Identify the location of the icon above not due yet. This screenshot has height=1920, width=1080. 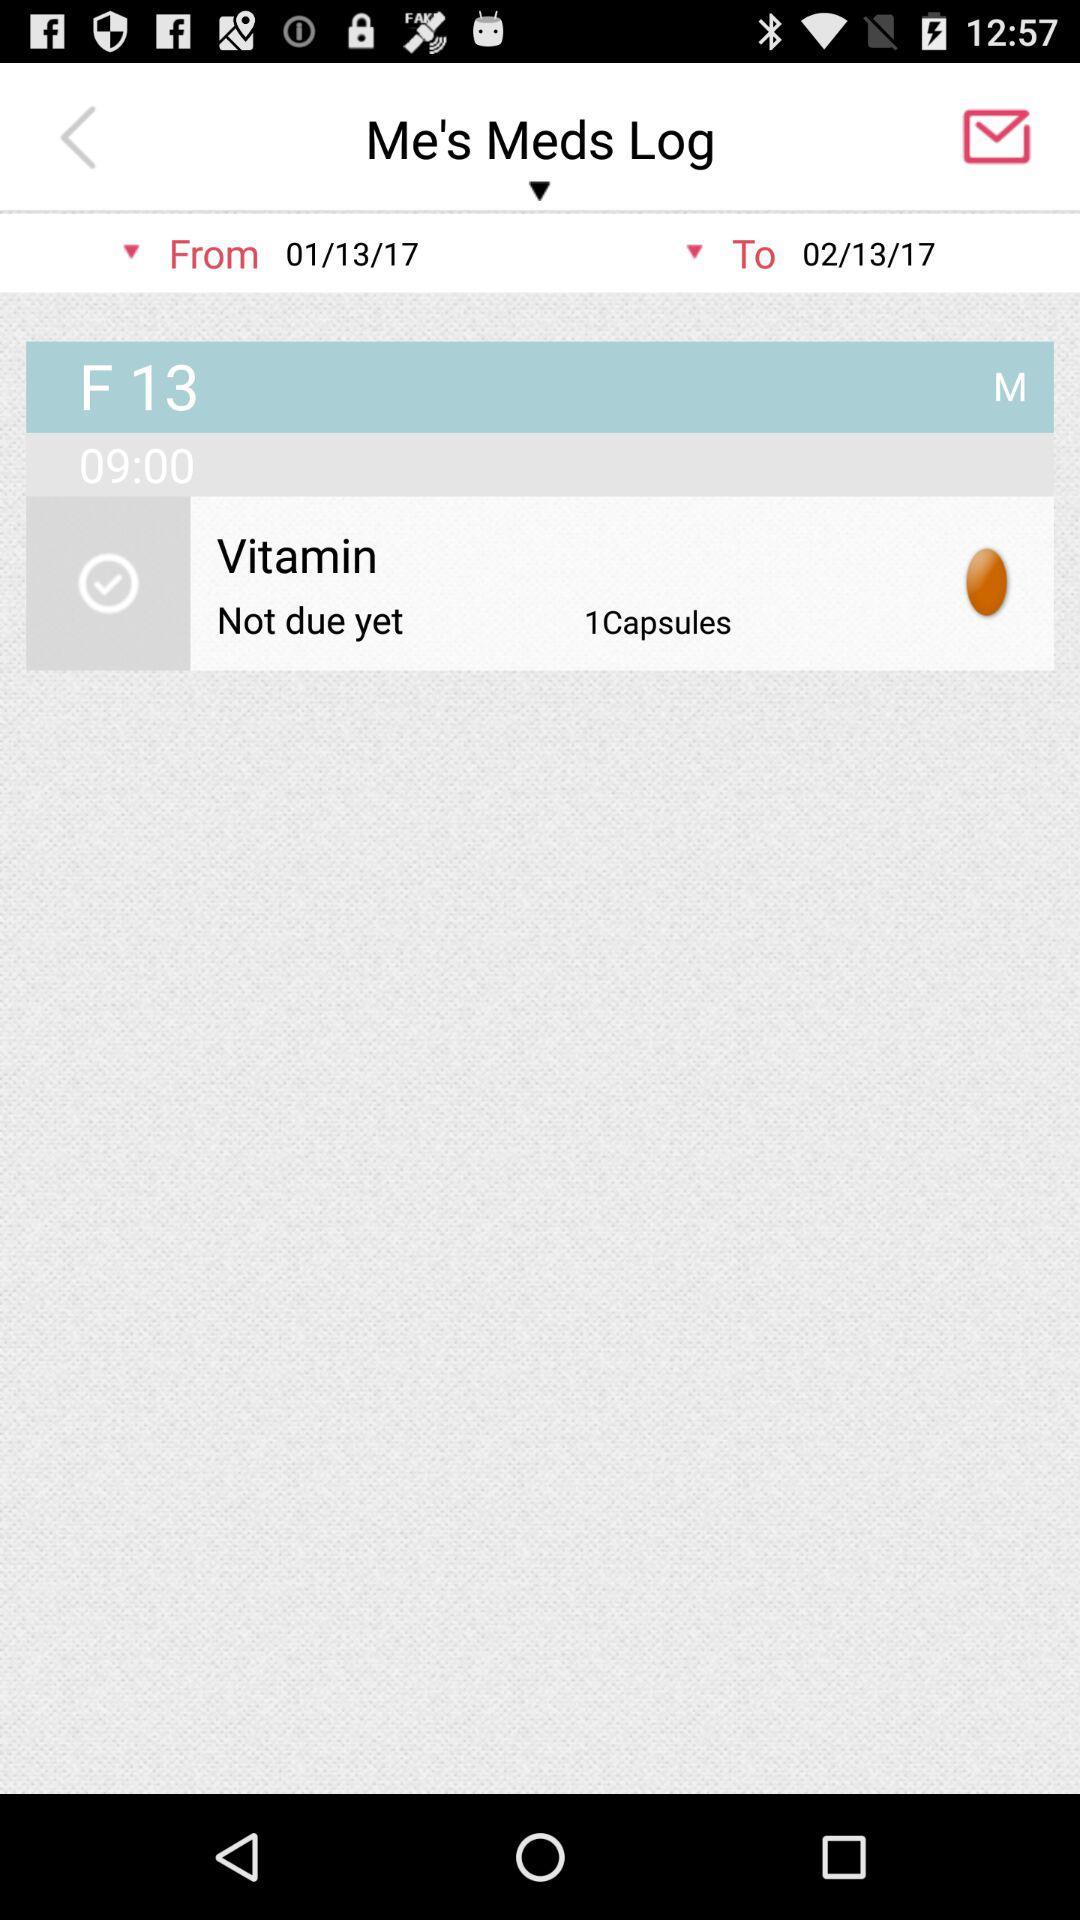
(569, 554).